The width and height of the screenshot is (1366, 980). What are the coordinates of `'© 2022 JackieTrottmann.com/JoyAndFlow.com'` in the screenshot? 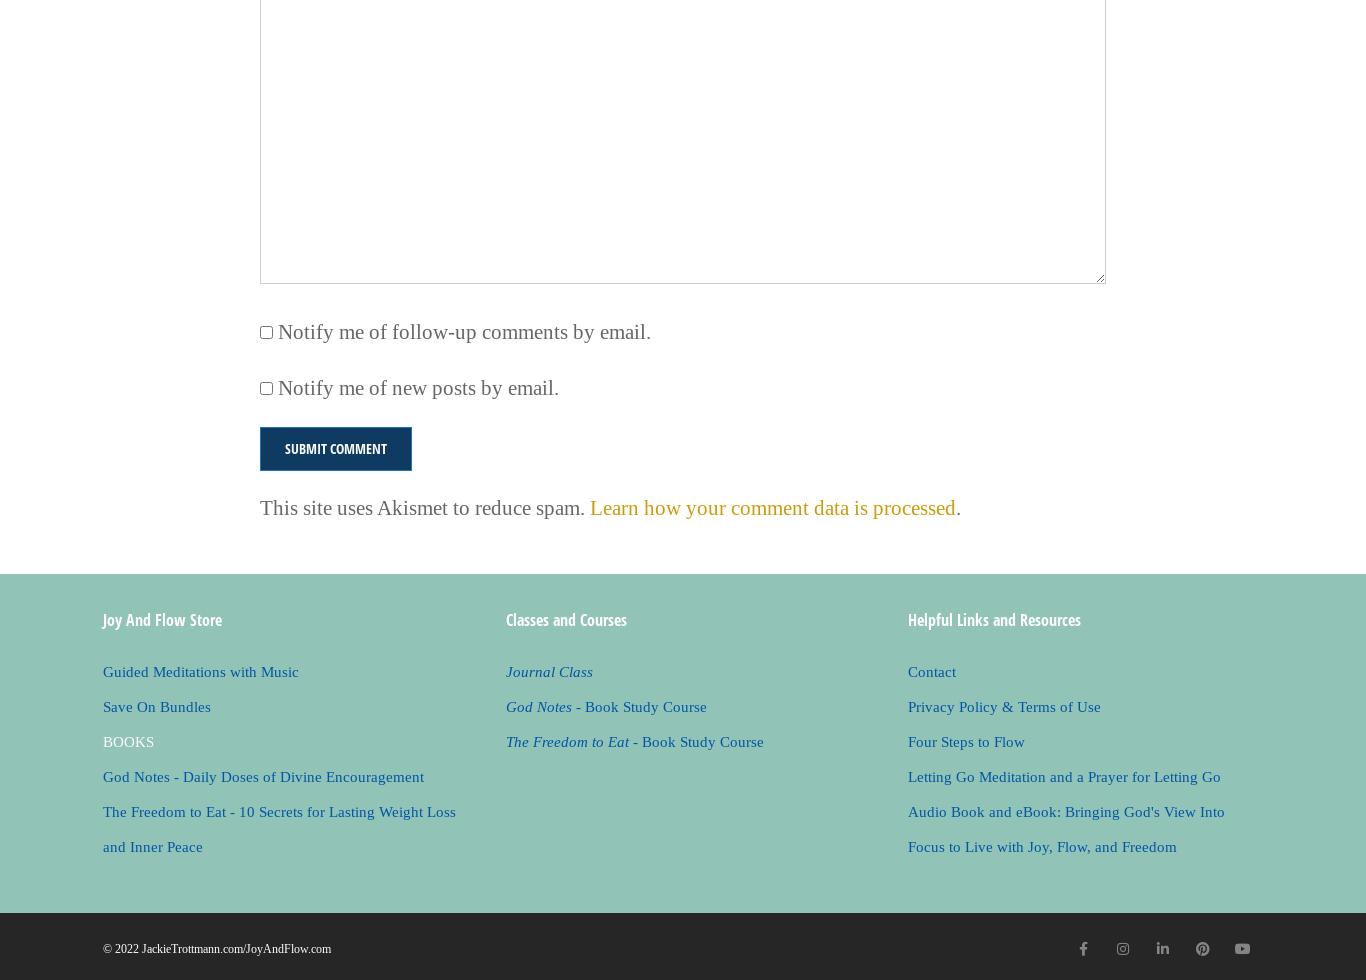 It's located at (216, 948).